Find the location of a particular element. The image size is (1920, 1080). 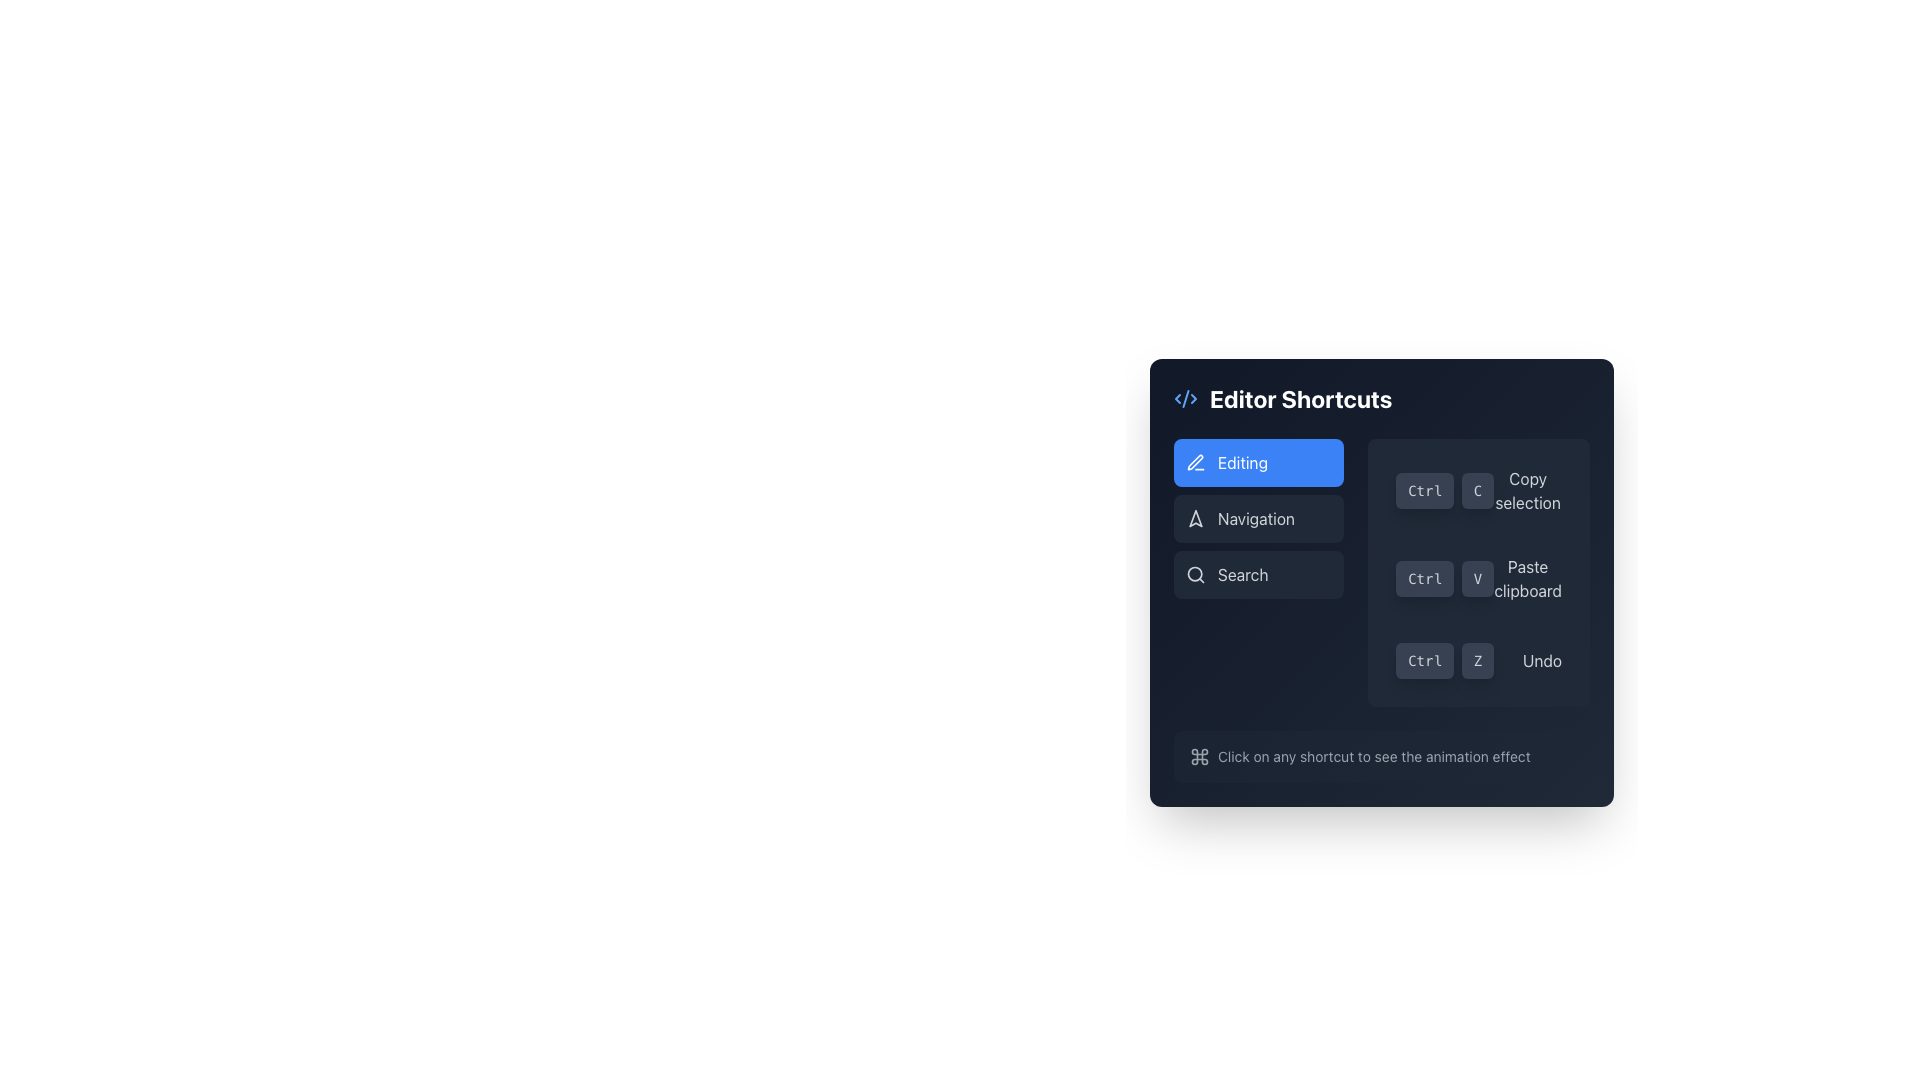

the topmost circular blue icon button in the 'Editor Shortcuts' panel is located at coordinates (1195, 462).